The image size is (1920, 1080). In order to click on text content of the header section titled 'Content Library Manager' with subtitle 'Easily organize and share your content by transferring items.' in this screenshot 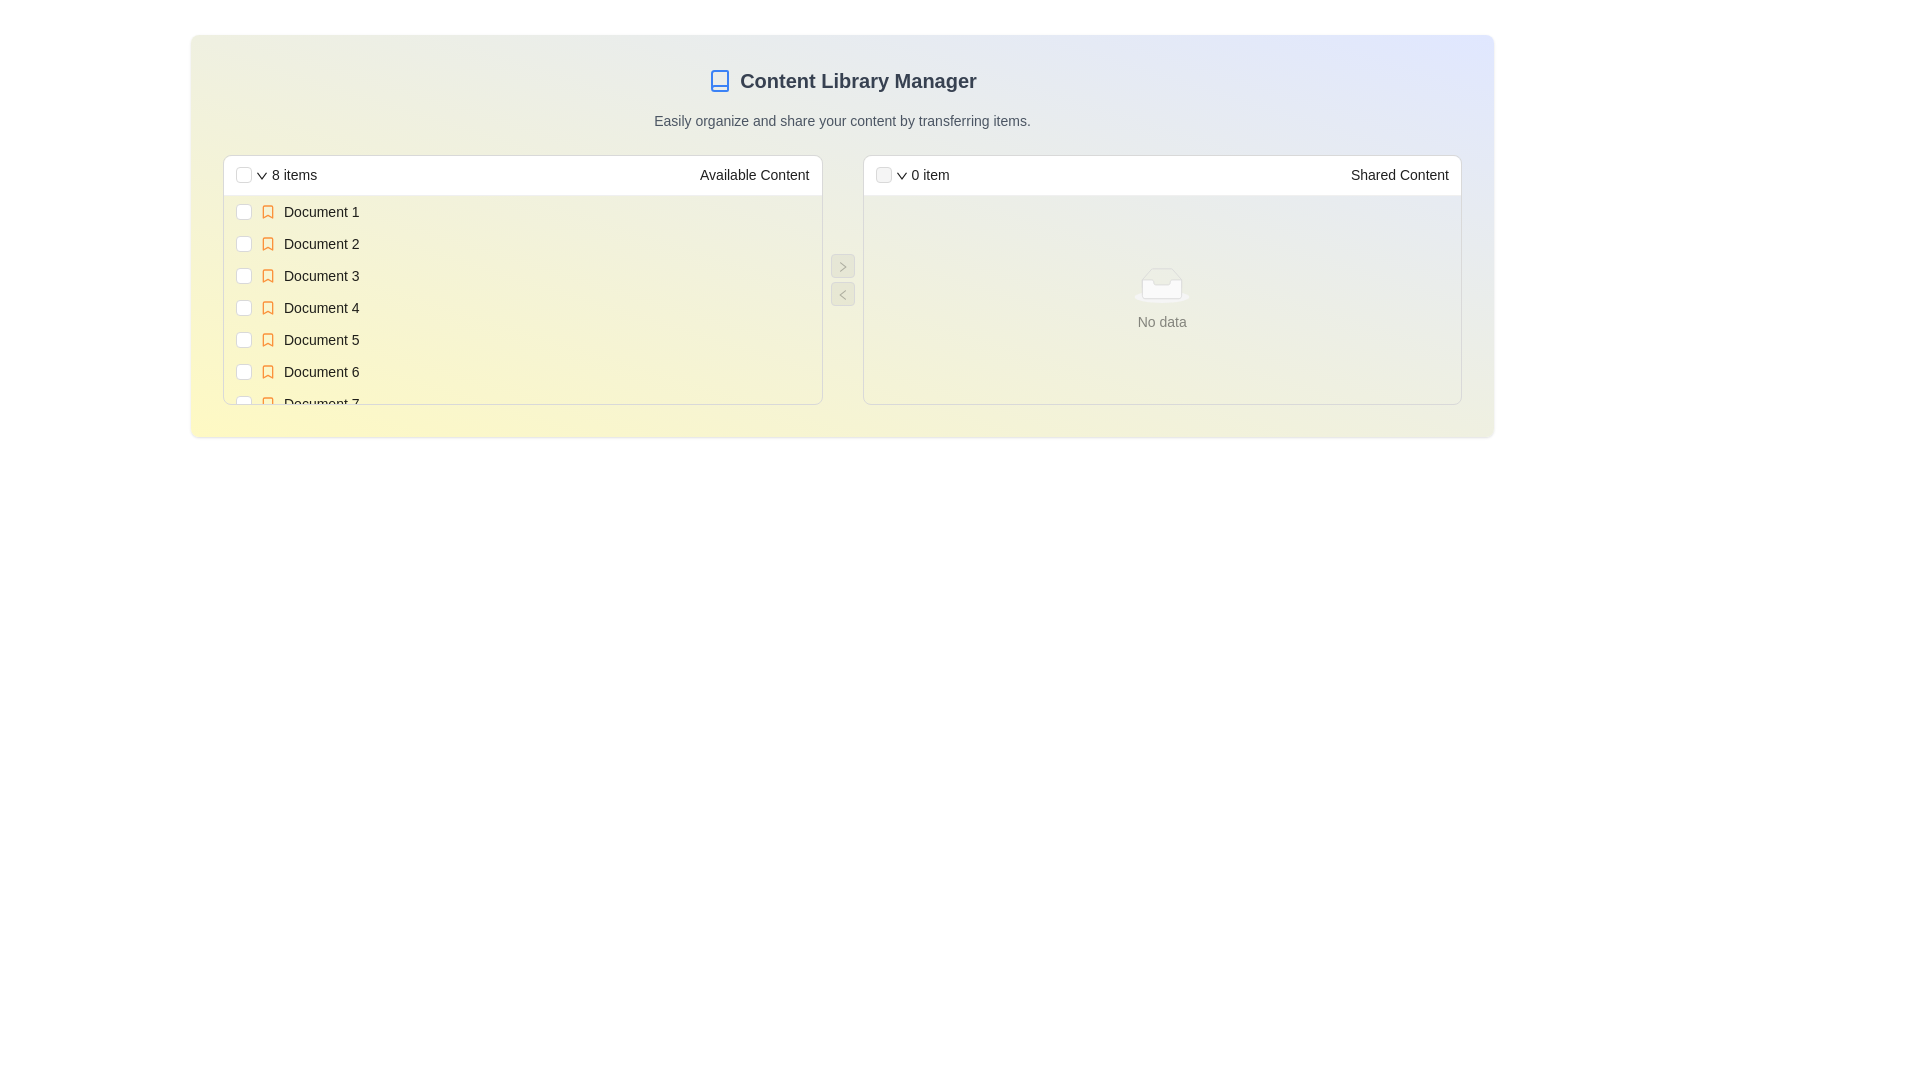, I will do `click(842, 99)`.